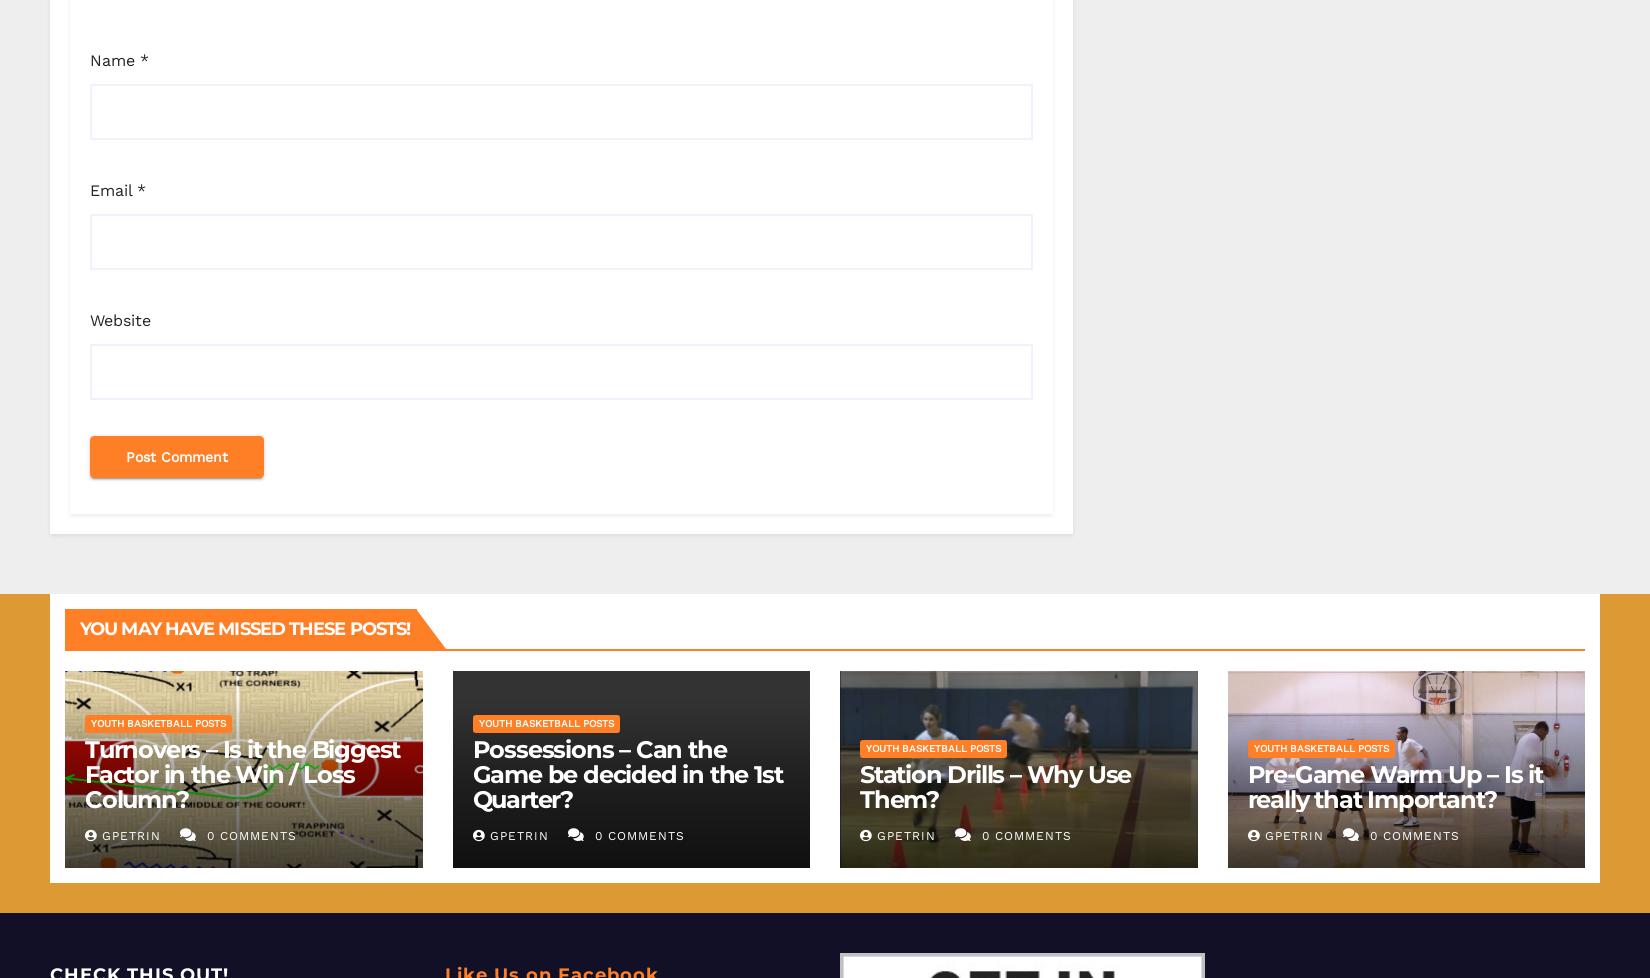 This screenshot has width=1650, height=978. Describe the element at coordinates (80, 627) in the screenshot. I see `'YOU MAY HAVE MISSED THESE POSTS!'` at that location.